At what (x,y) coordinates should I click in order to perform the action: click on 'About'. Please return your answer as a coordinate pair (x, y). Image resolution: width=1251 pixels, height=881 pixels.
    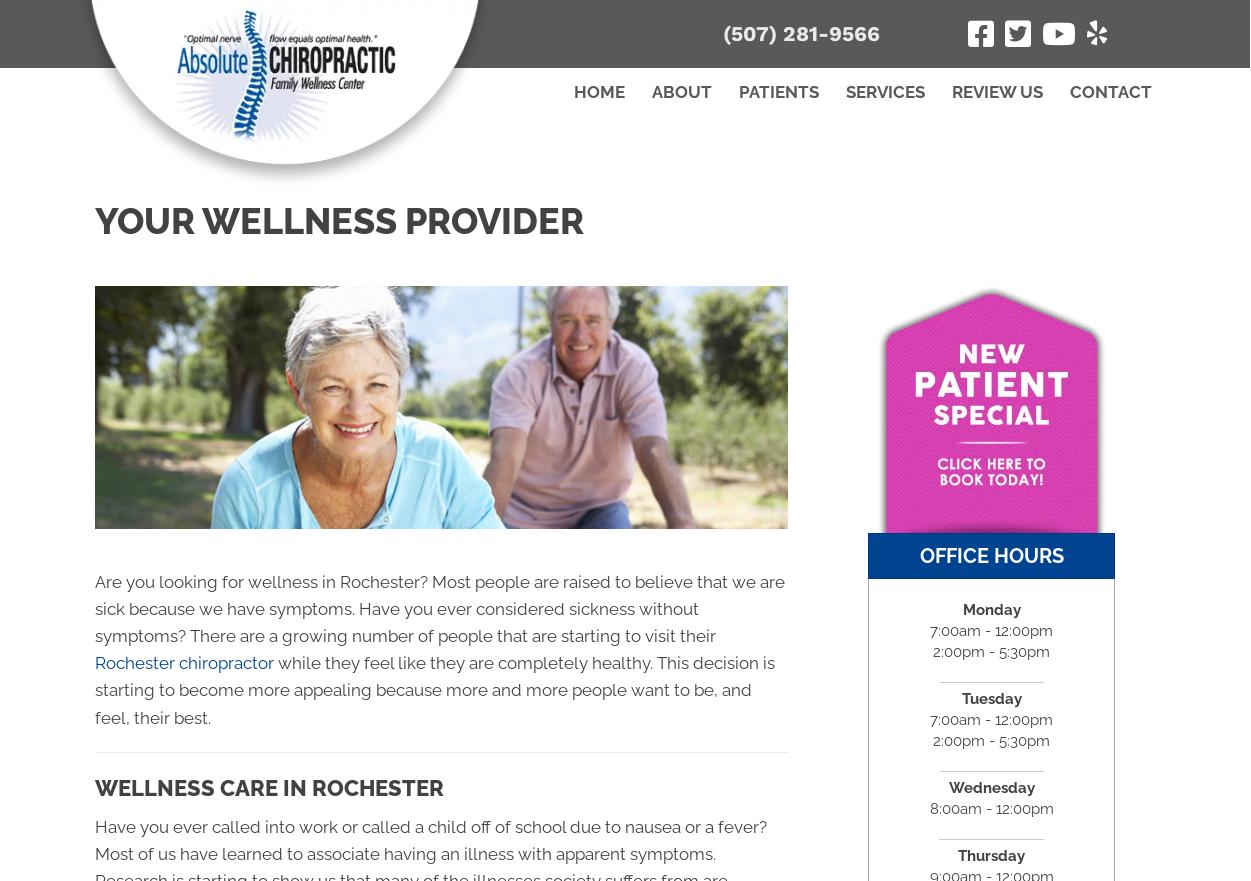
    Looking at the image, I should click on (681, 90).